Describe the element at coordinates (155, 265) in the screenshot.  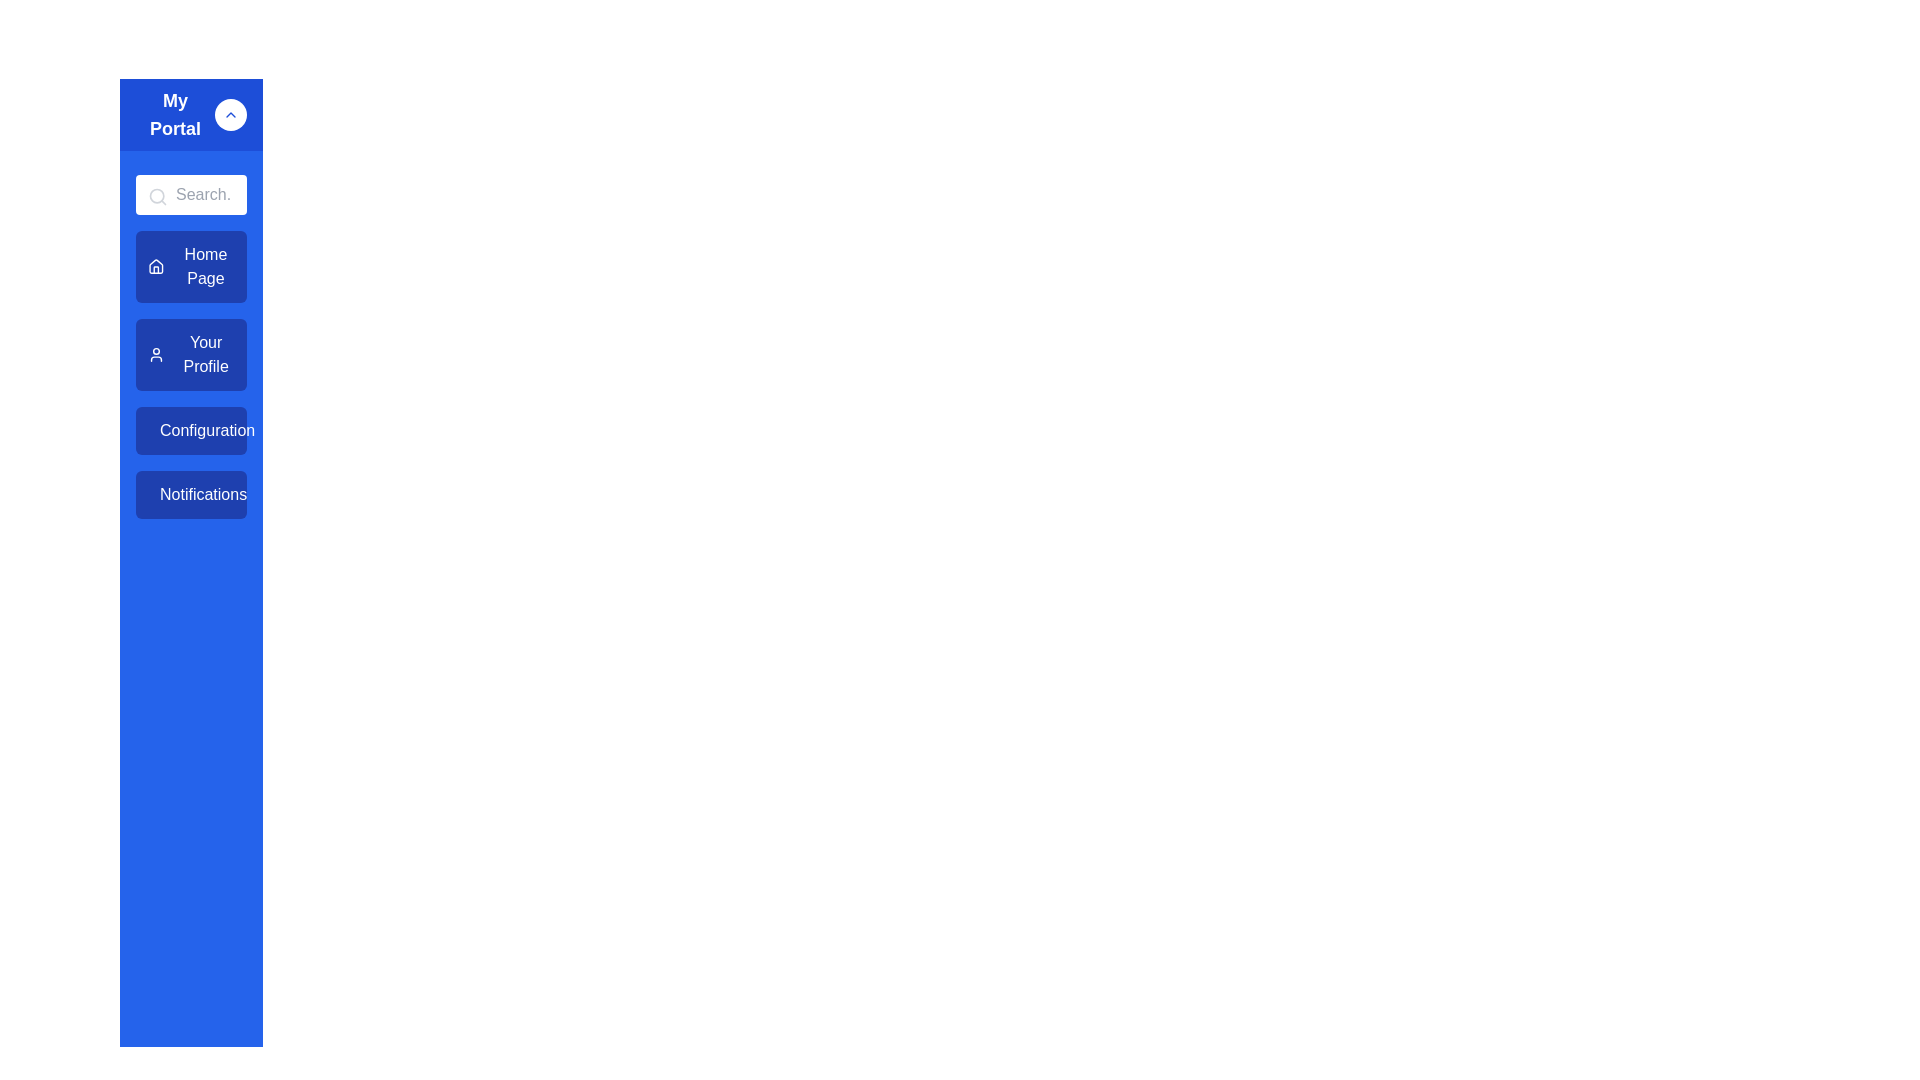
I see `the house-shaped icon representing the 'Home Page' navigation button located in the sidebar menu for navigation purposes` at that location.